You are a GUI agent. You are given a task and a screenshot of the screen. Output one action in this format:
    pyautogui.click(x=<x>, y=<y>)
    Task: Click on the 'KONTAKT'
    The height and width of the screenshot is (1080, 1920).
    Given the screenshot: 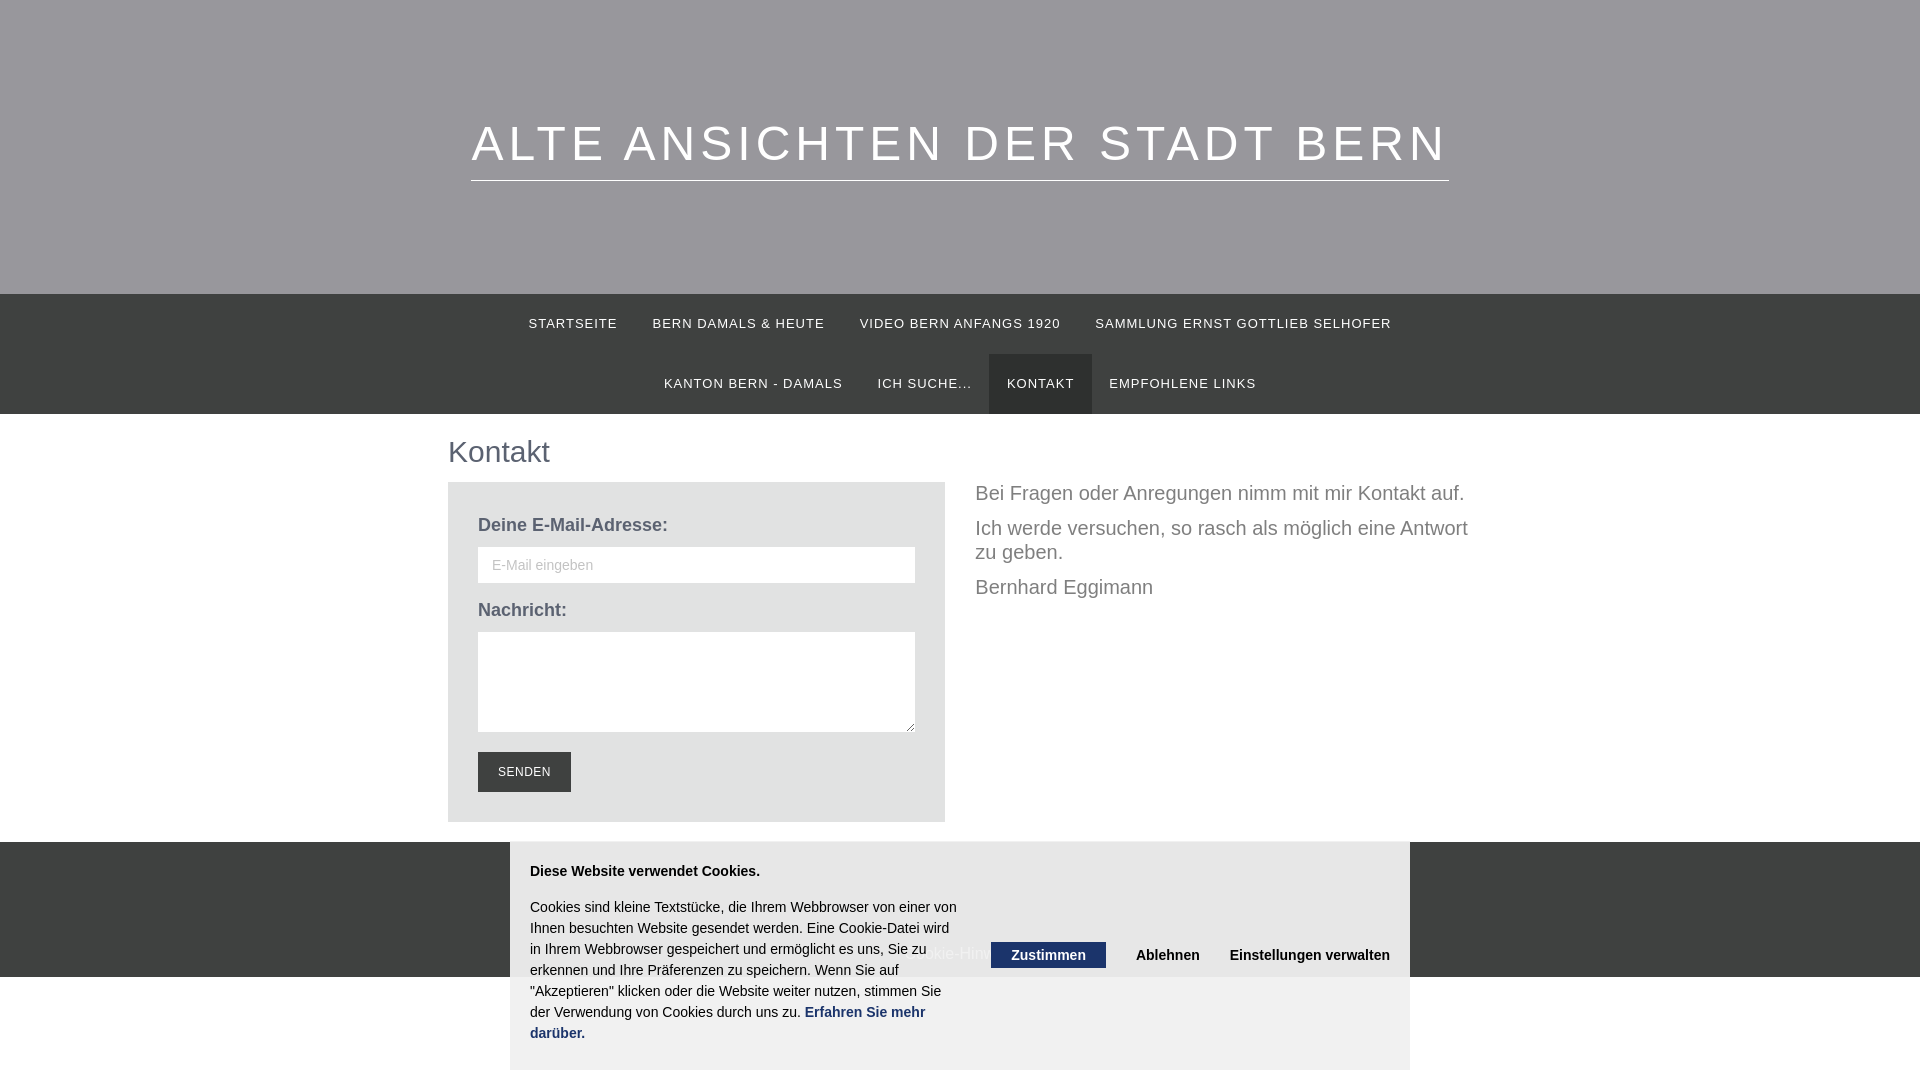 What is the action you would take?
    pyautogui.click(x=988, y=384)
    